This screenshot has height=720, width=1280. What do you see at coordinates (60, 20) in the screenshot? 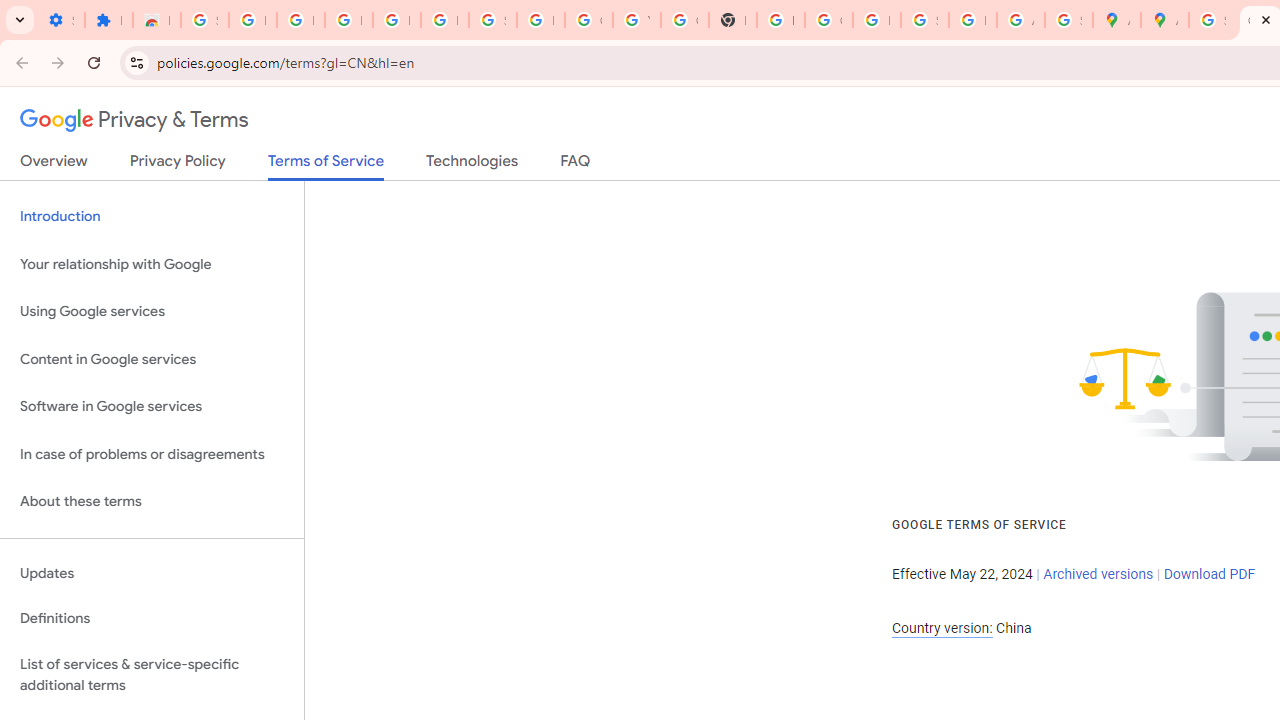
I see `'Settings - On startup'` at bounding box center [60, 20].